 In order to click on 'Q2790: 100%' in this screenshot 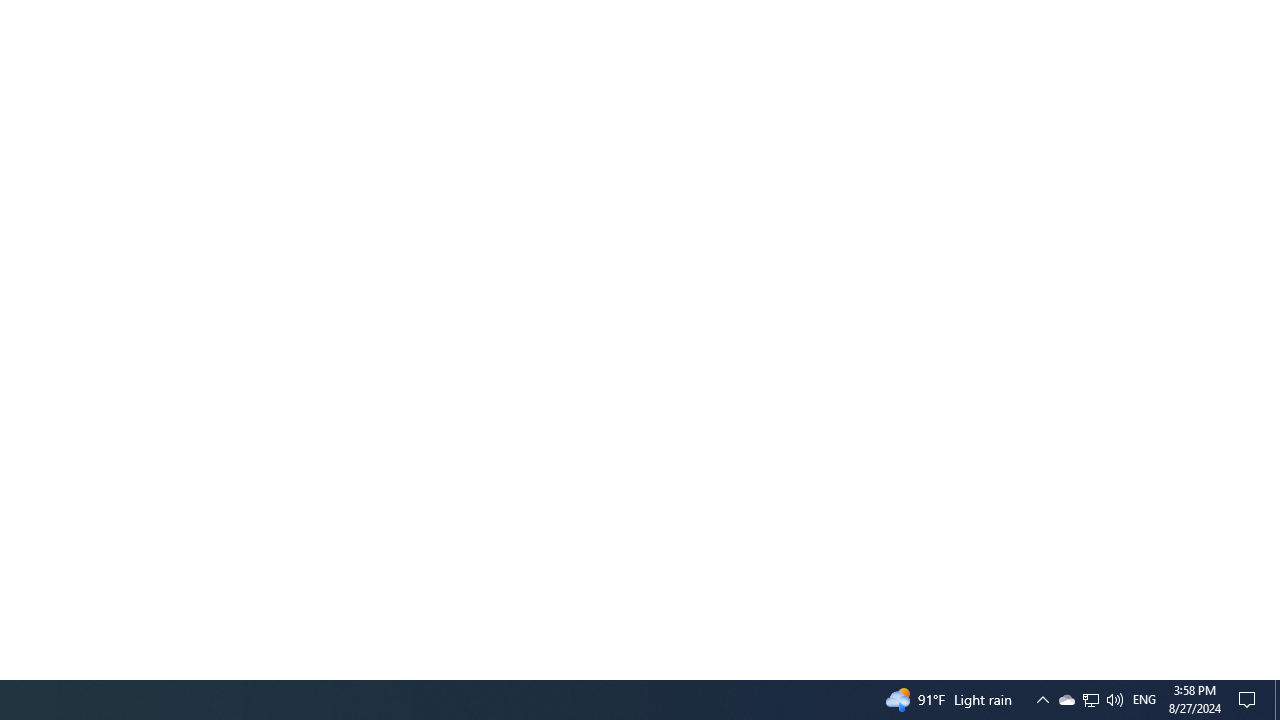, I will do `click(1089, 698)`.